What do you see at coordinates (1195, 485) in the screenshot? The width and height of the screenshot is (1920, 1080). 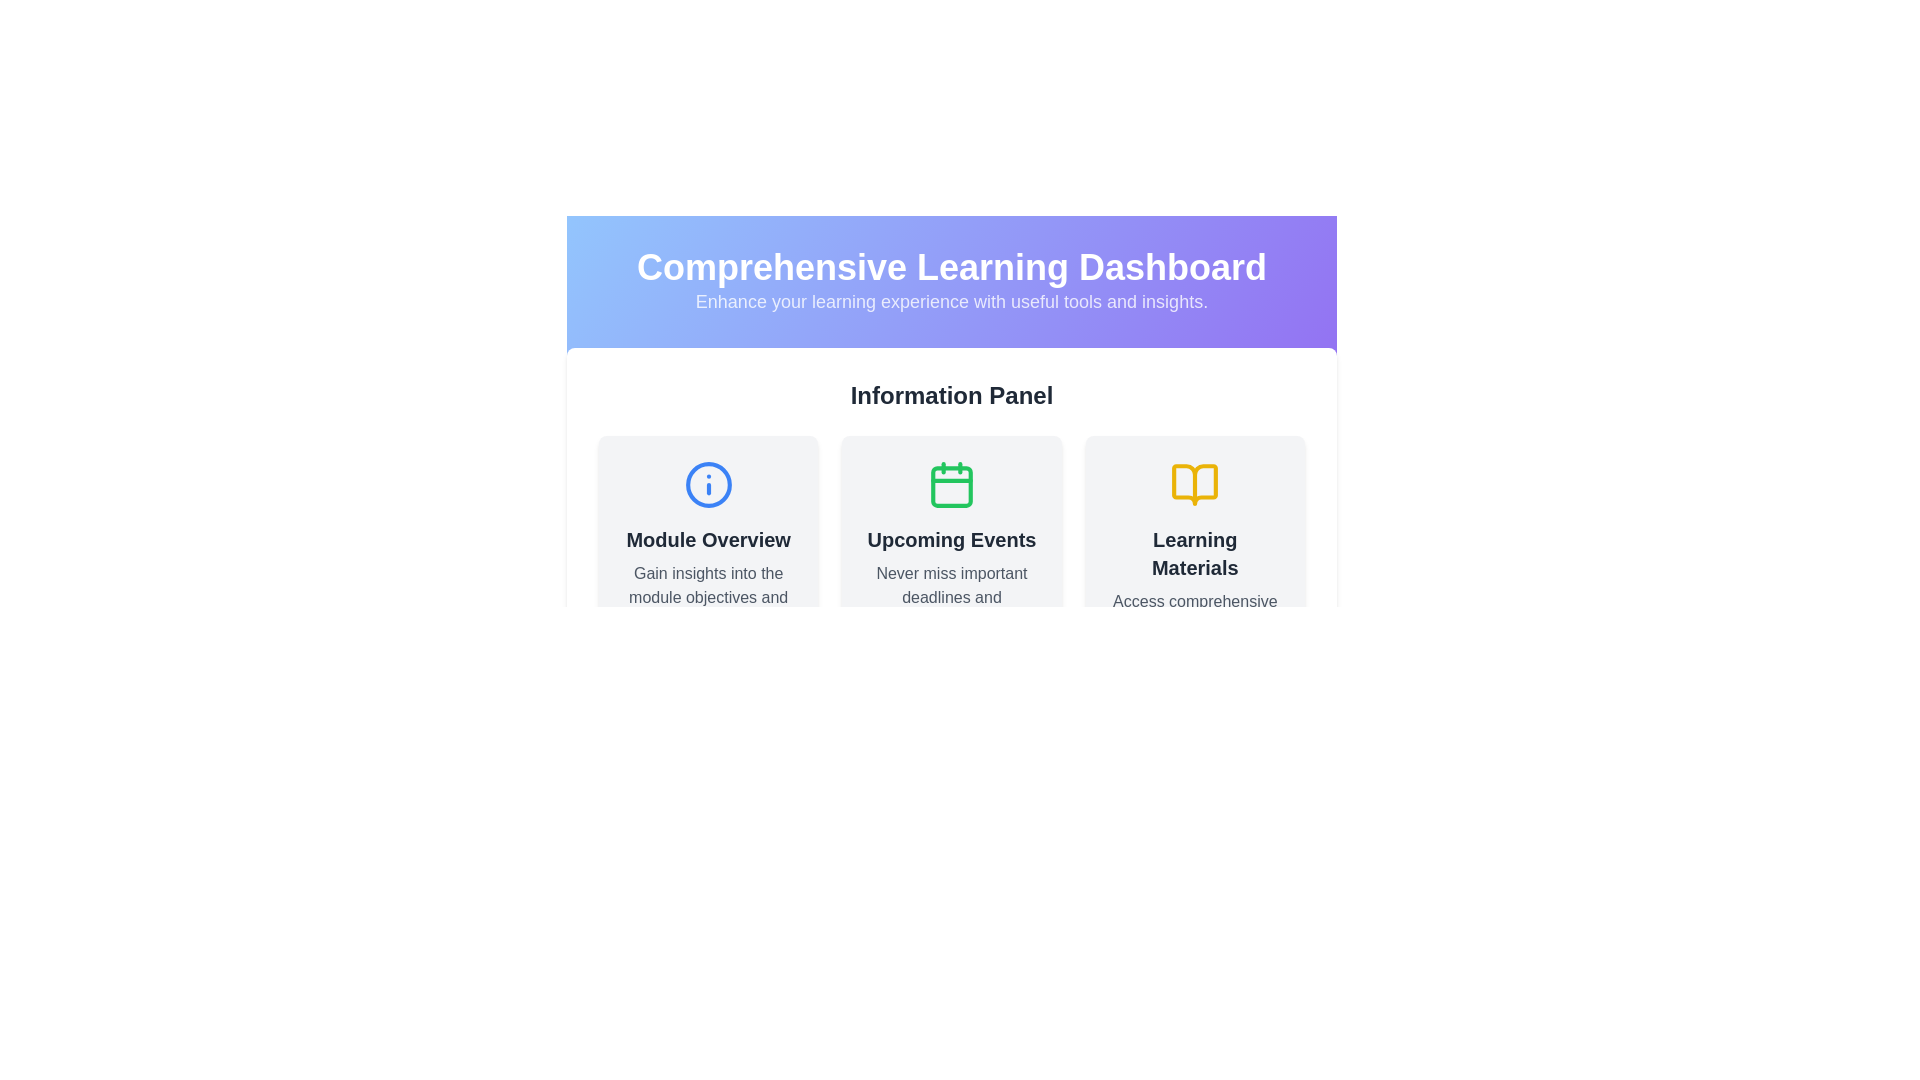 I see `the open book icon located at the top center of the 'Learning Materials' card, which is the third card in a row of three under the 'Information Panel' section` at bounding box center [1195, 485].